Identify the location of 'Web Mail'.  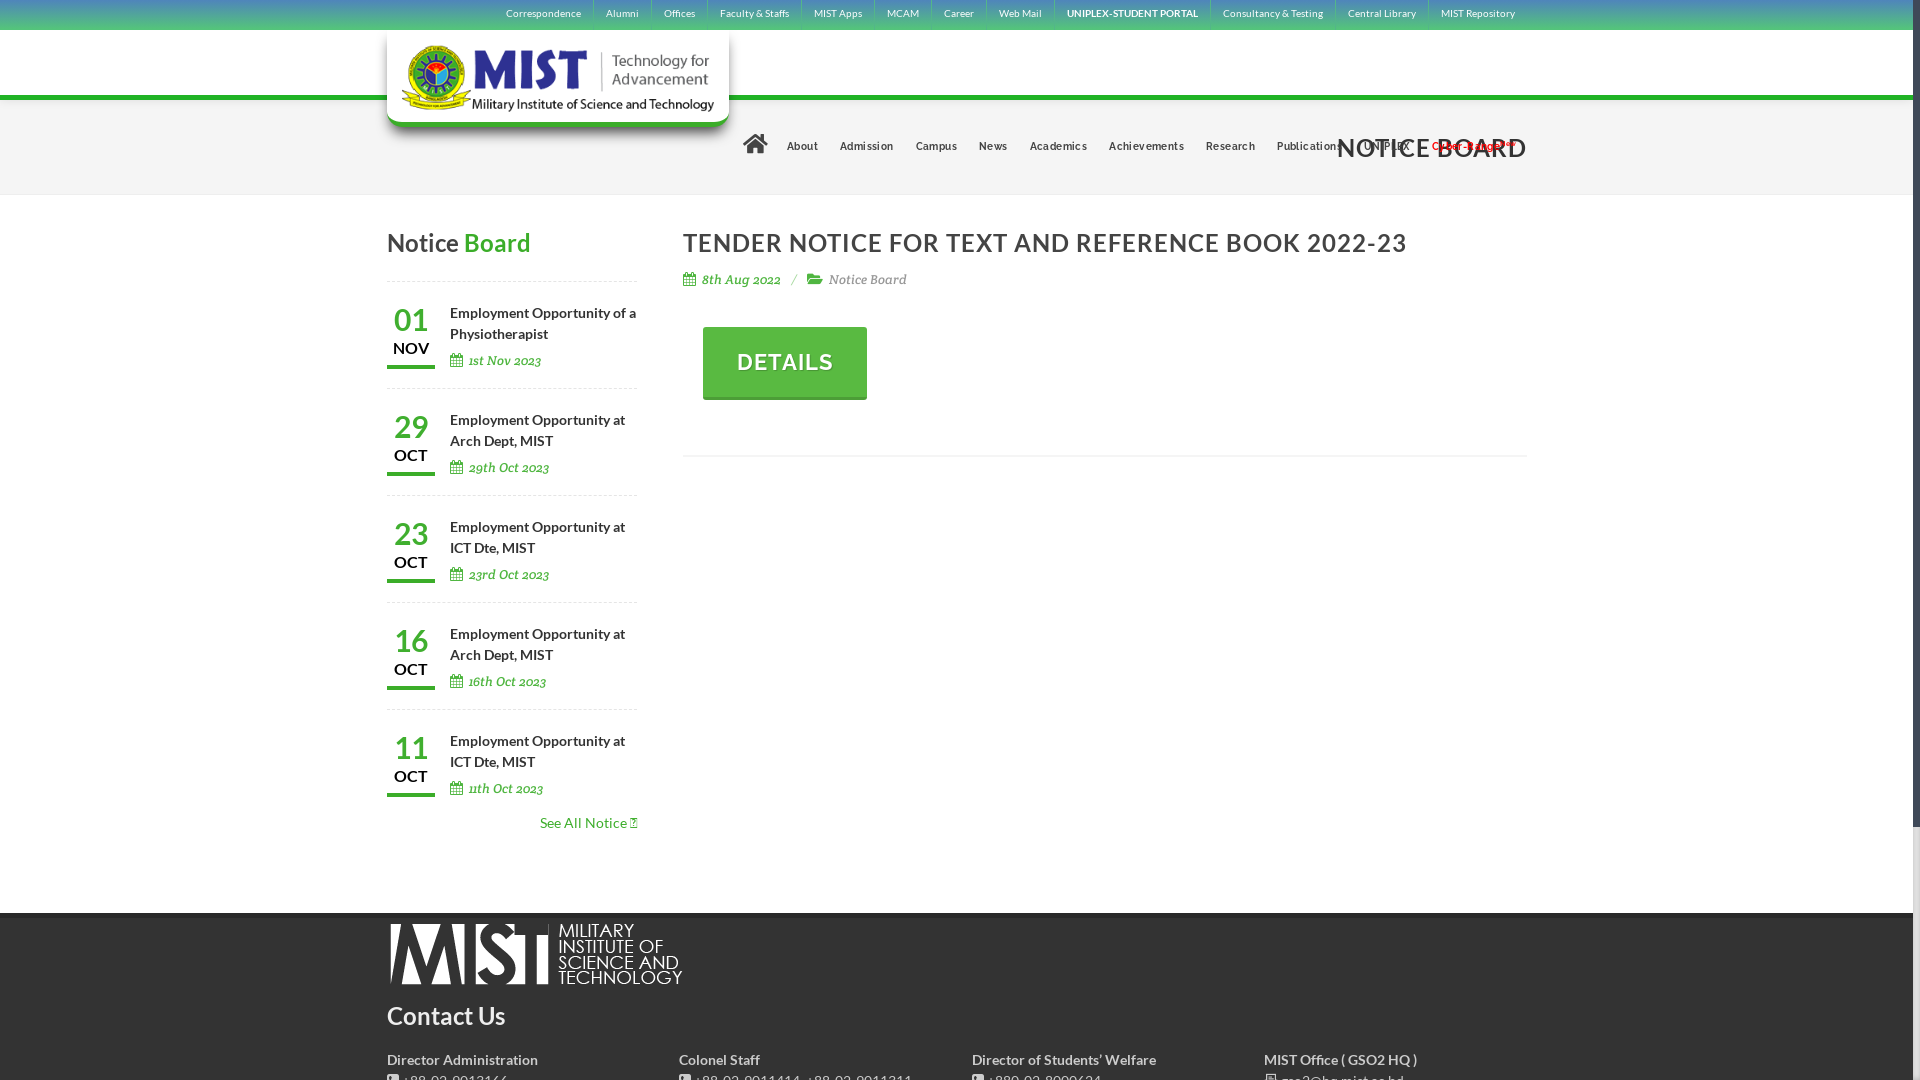
(985, 15).